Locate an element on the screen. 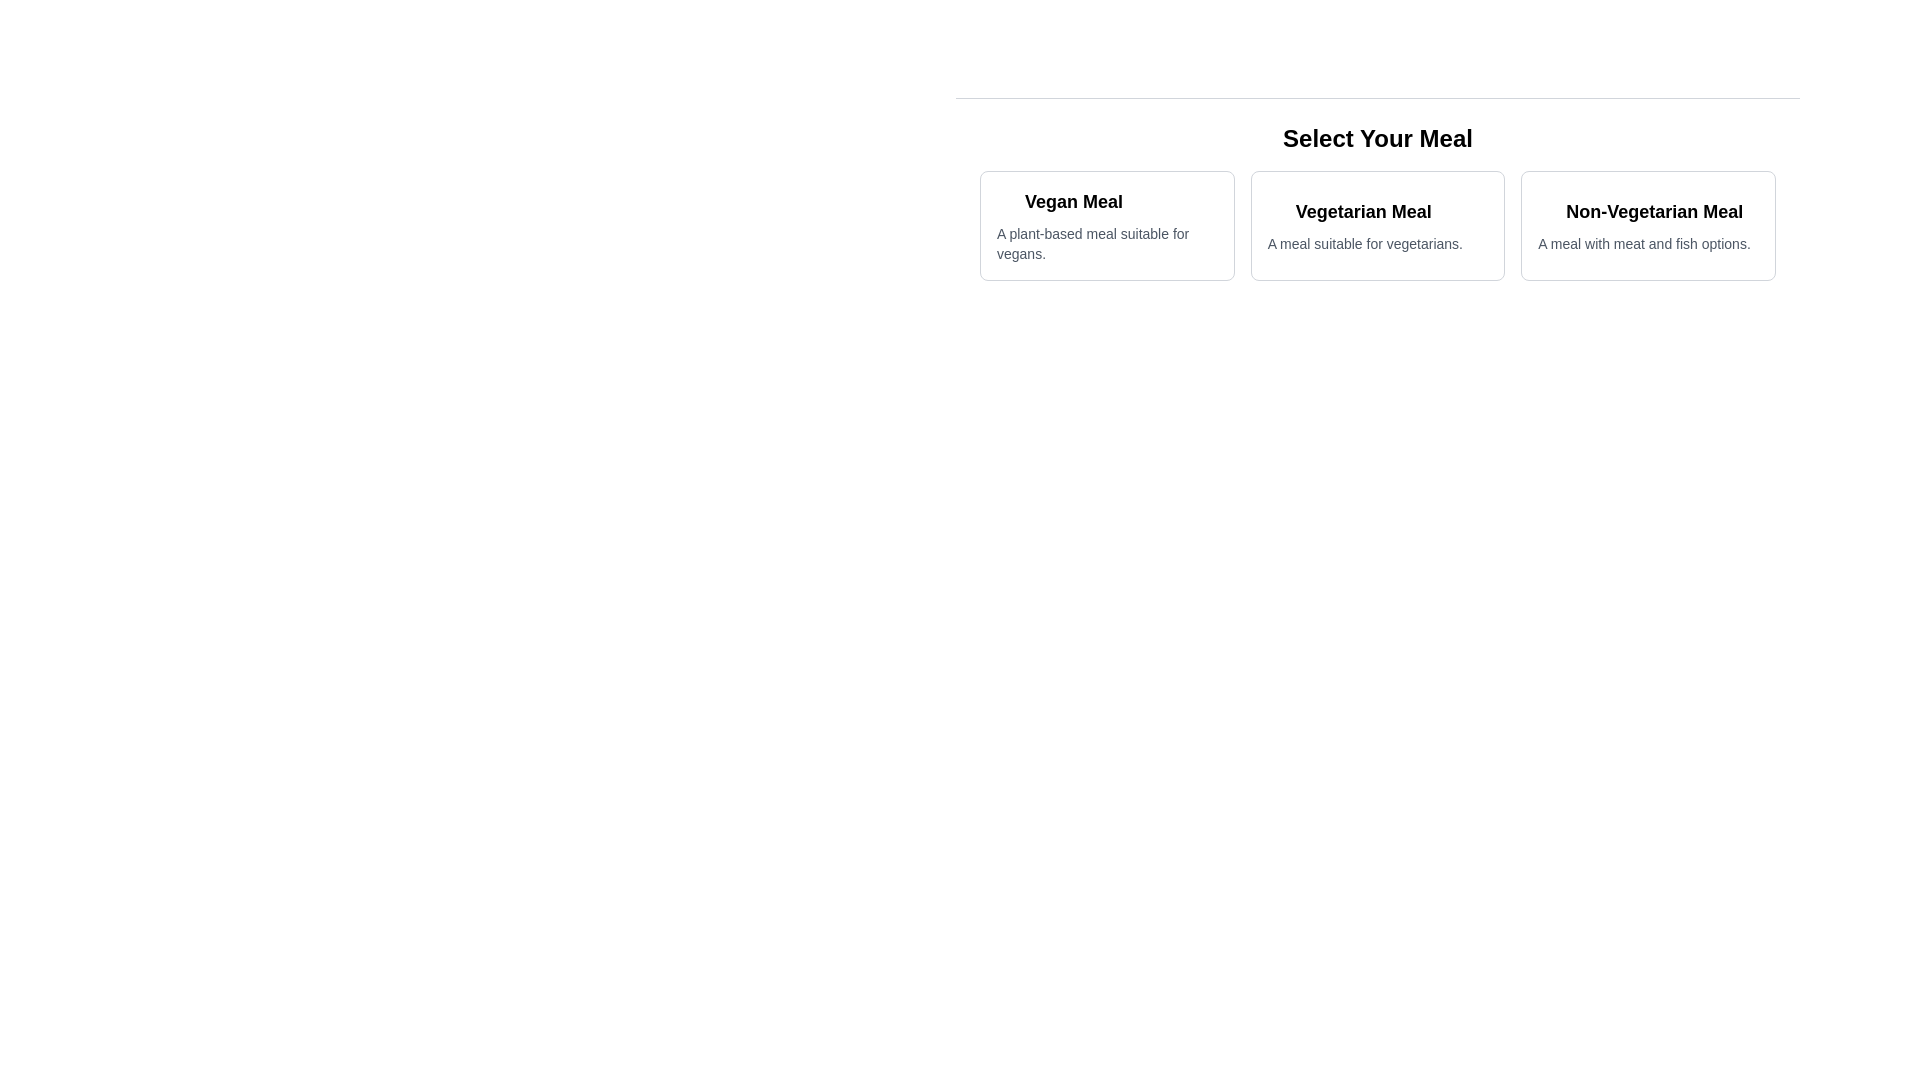 The width and height of the screenshot is (1920, 1080). the middle card labeled 'Vegetarian Meal' in the Content display card section under 'Select Your Meal' is located at coordinates (1376, 225).